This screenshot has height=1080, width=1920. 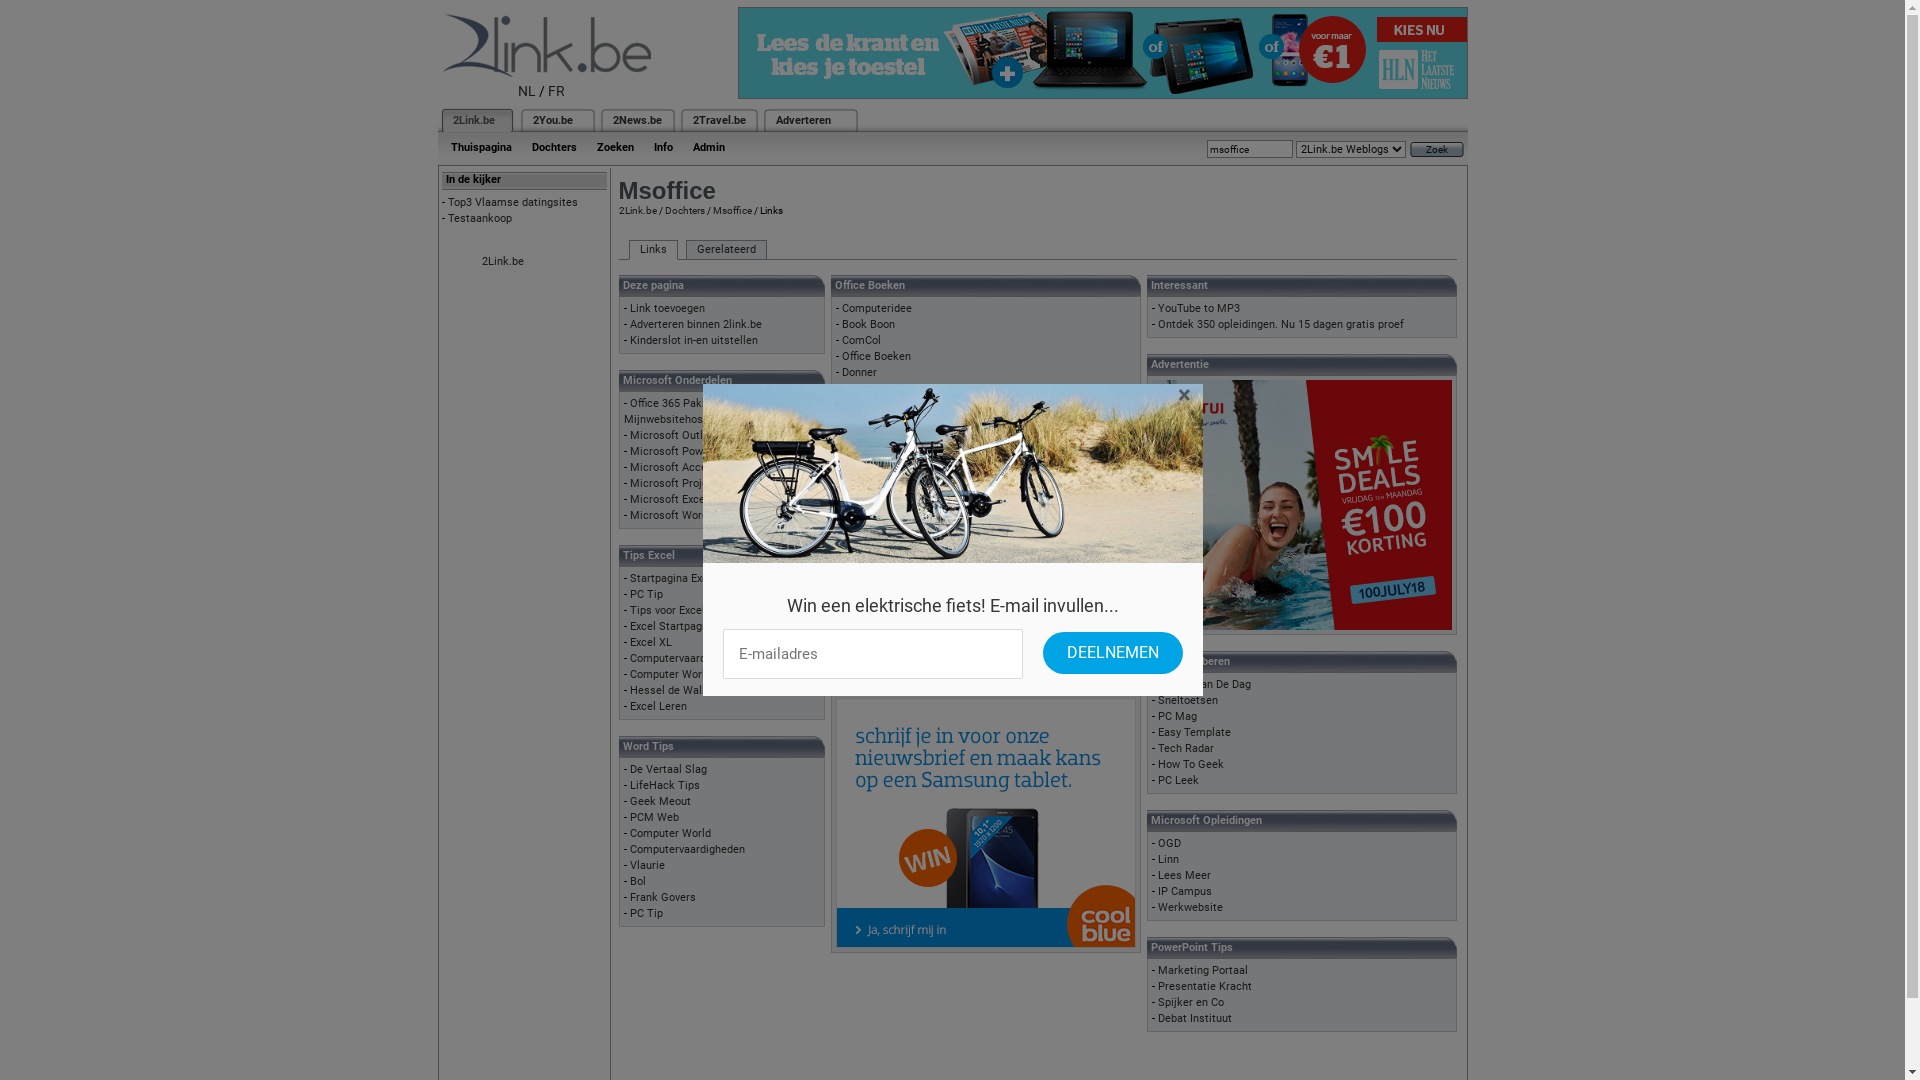 What do you see at coordinates (670, 689) in the screenshot?
I see `'Hessel de Walle'` at bounding box center [670, 689].